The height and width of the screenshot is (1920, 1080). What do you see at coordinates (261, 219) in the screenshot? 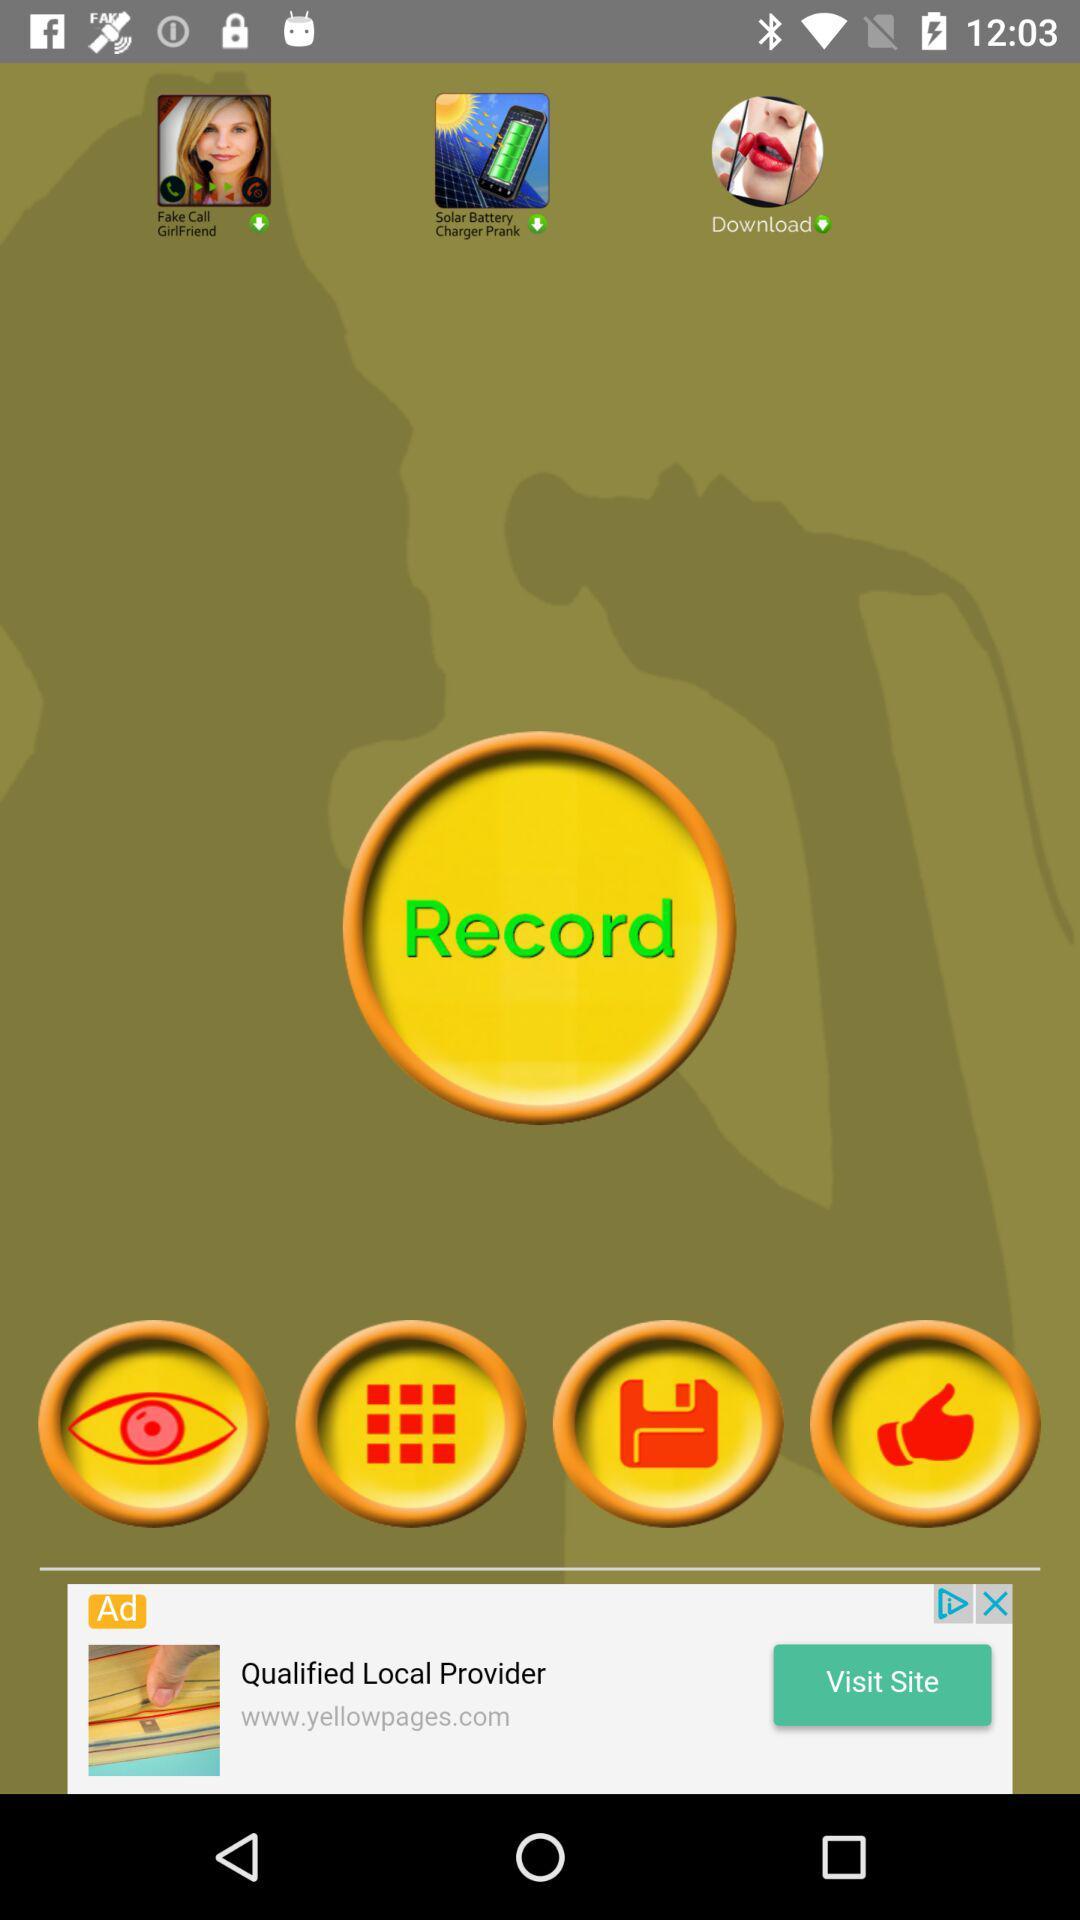
I see `fake girlfriend prank button` at bounding box center [261, 219].